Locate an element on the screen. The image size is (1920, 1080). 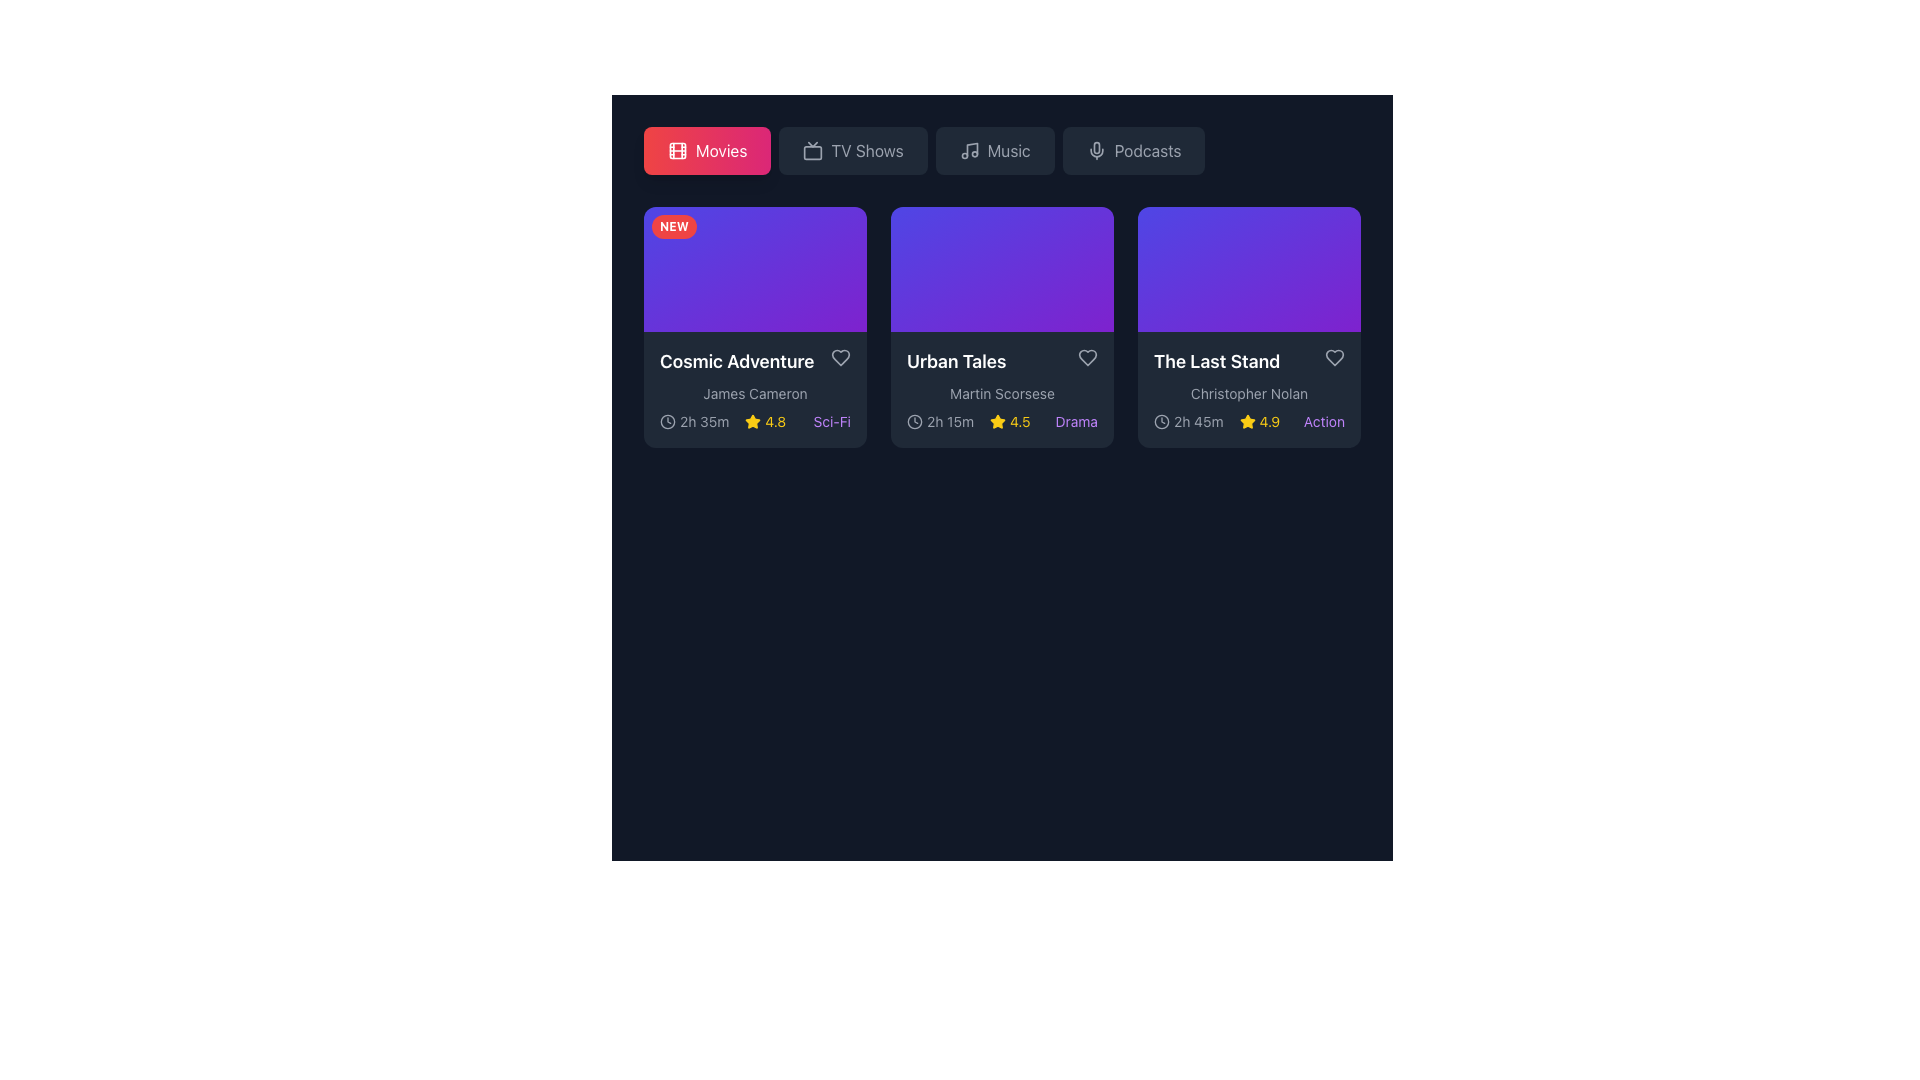
the informational display group for the movie that shows duration, rating, and genre, located below the 'Urban Tales' title and 'Martin Scorsese' label is located at coordinates (1002, 421).